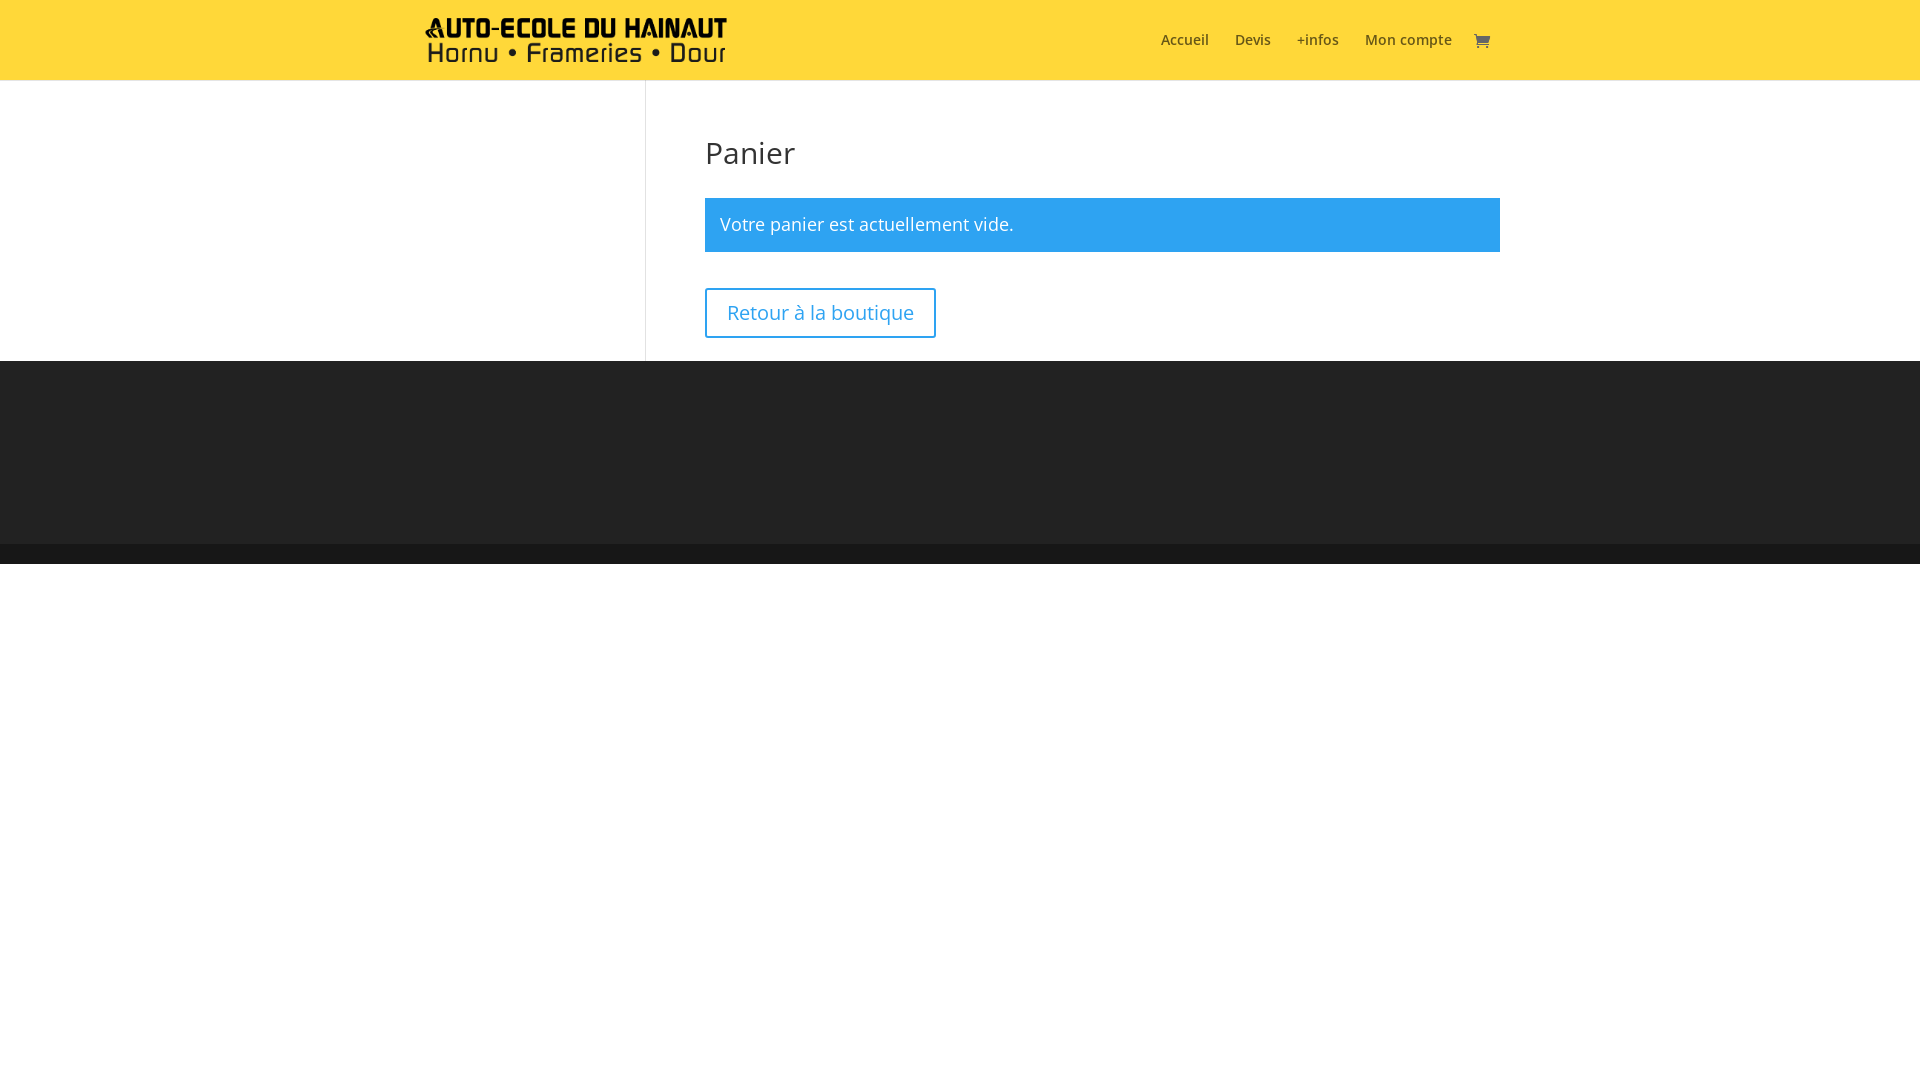 The image size is (1920, 1080). Describe the element at coordinates (1251, 55) in the screenshot. I see `'Devis'` at that location.